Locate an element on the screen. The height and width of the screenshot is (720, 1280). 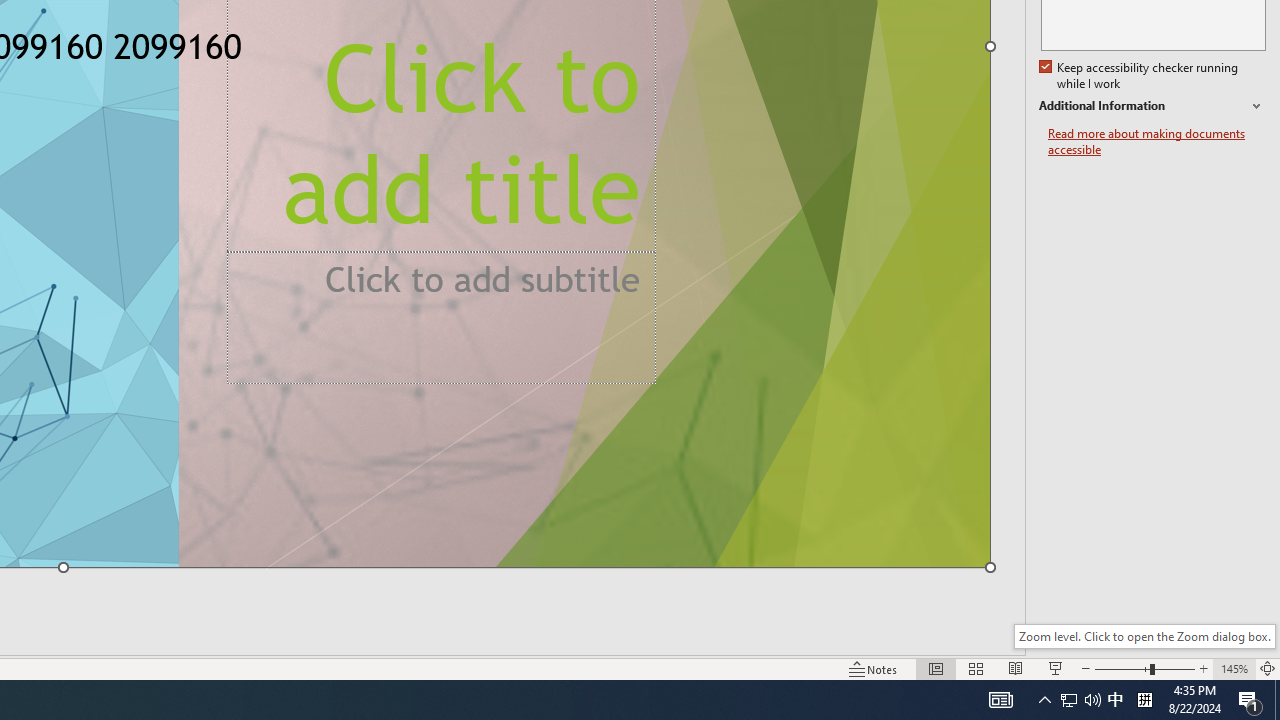
'Zoom 145%' is located at coordinates (1233, 669).